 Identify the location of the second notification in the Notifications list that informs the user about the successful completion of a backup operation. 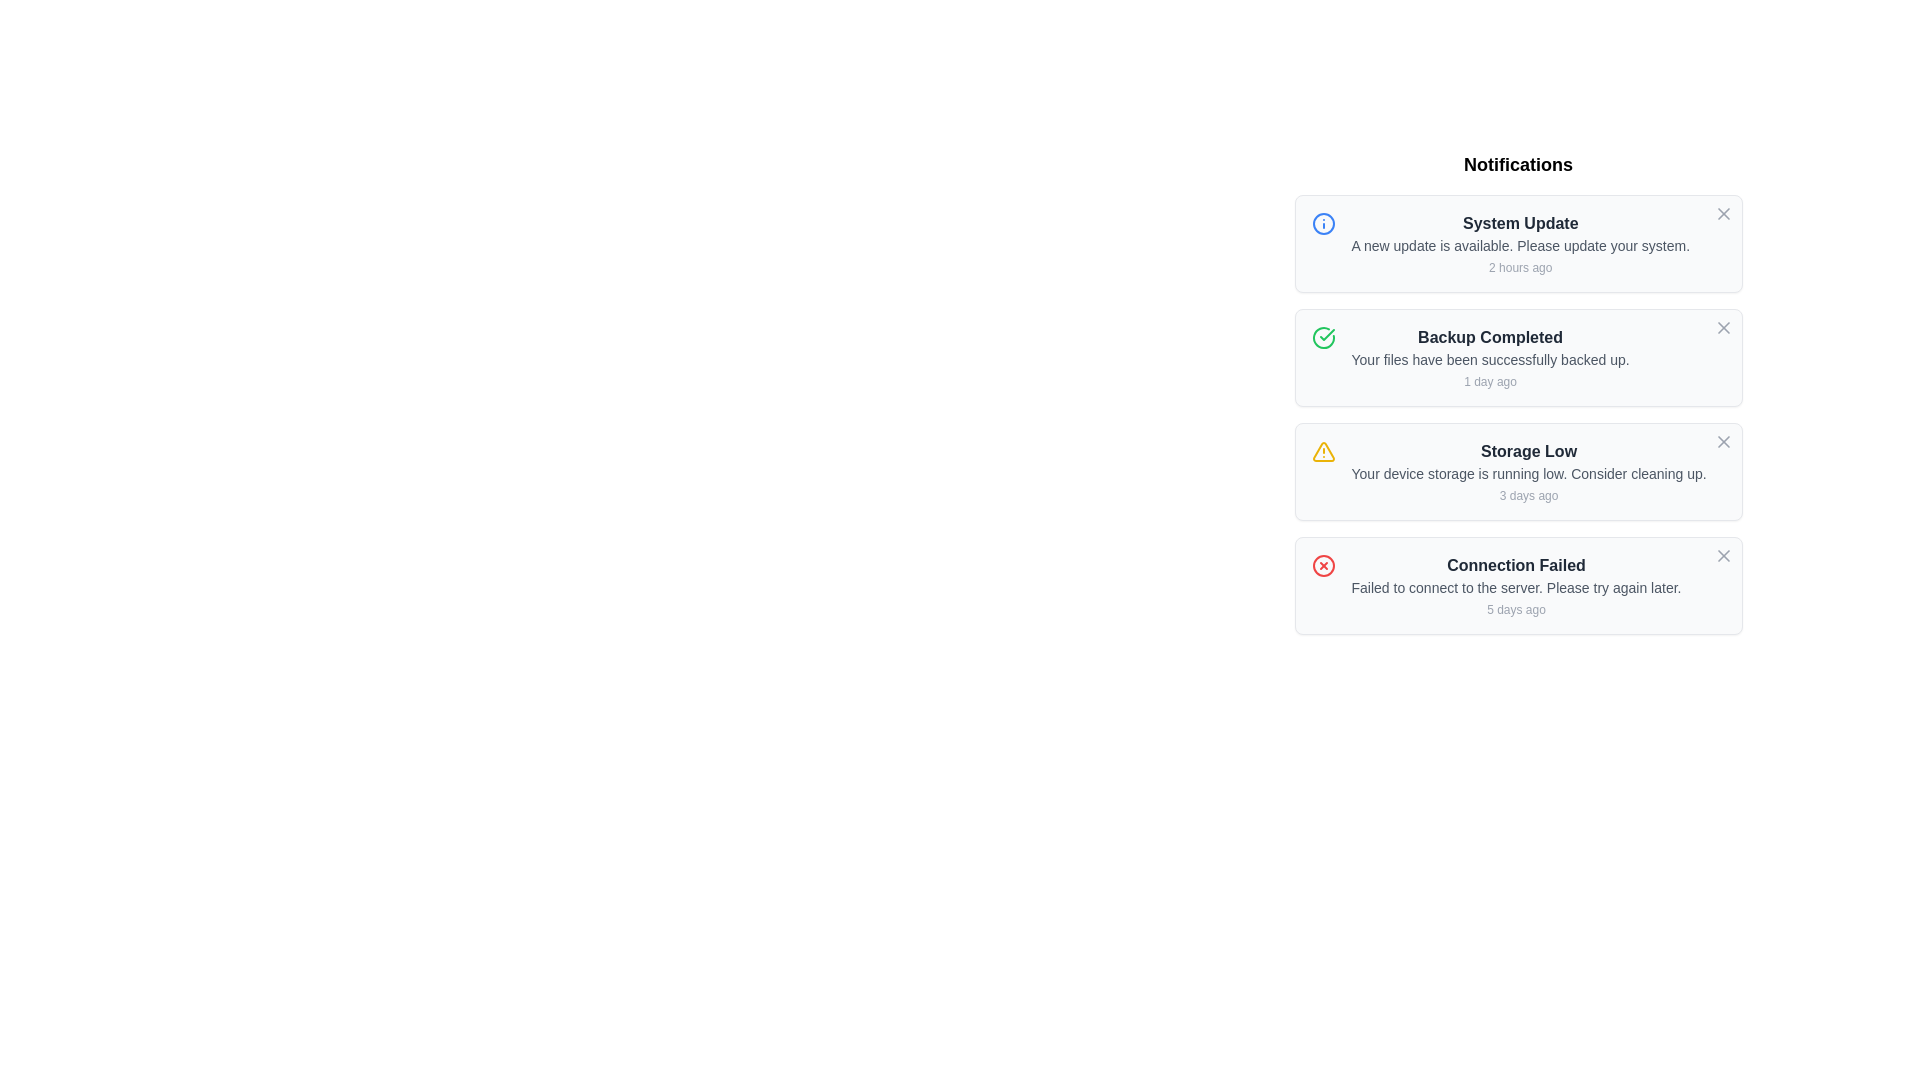
(1518, 393).